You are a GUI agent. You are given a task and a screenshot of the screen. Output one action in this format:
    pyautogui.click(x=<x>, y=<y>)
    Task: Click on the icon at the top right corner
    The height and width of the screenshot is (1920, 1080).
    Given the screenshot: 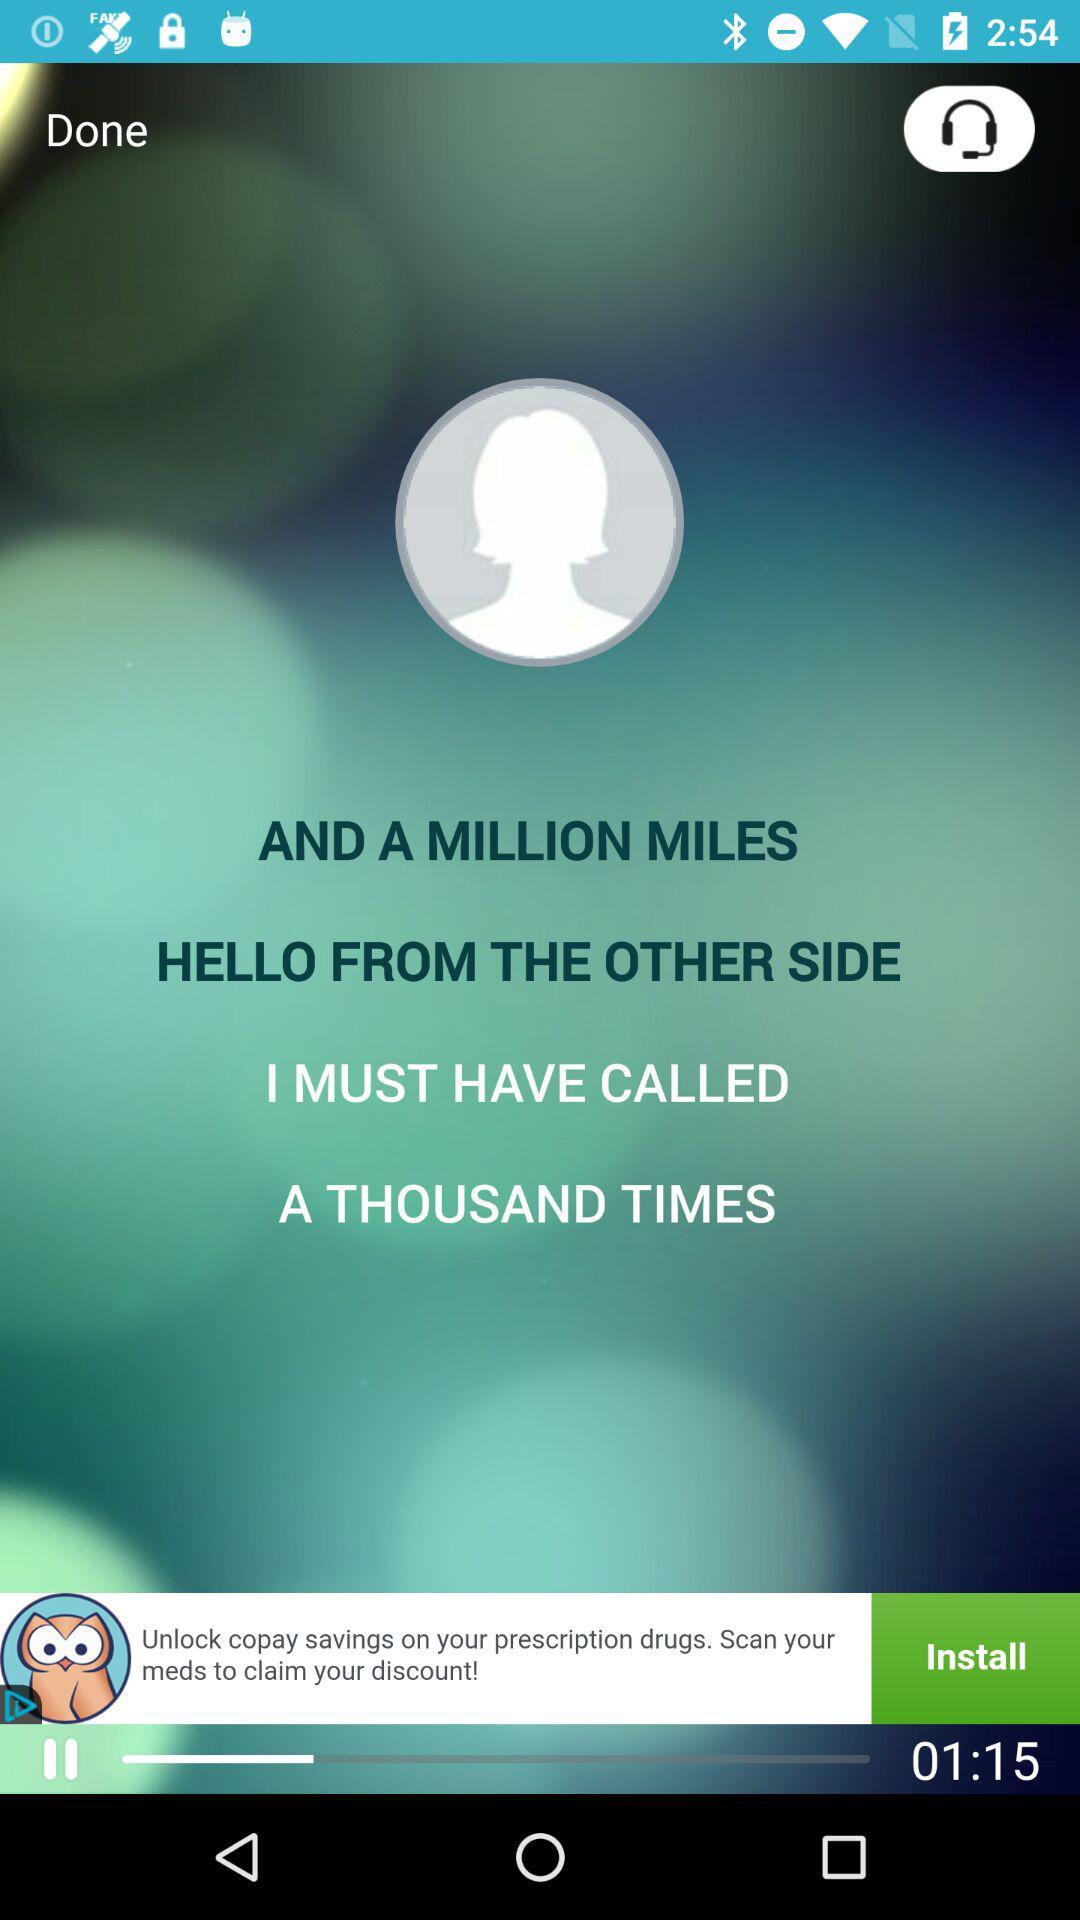 What is the action you would take?
    pyautogui.click(x=968, y=127)
    